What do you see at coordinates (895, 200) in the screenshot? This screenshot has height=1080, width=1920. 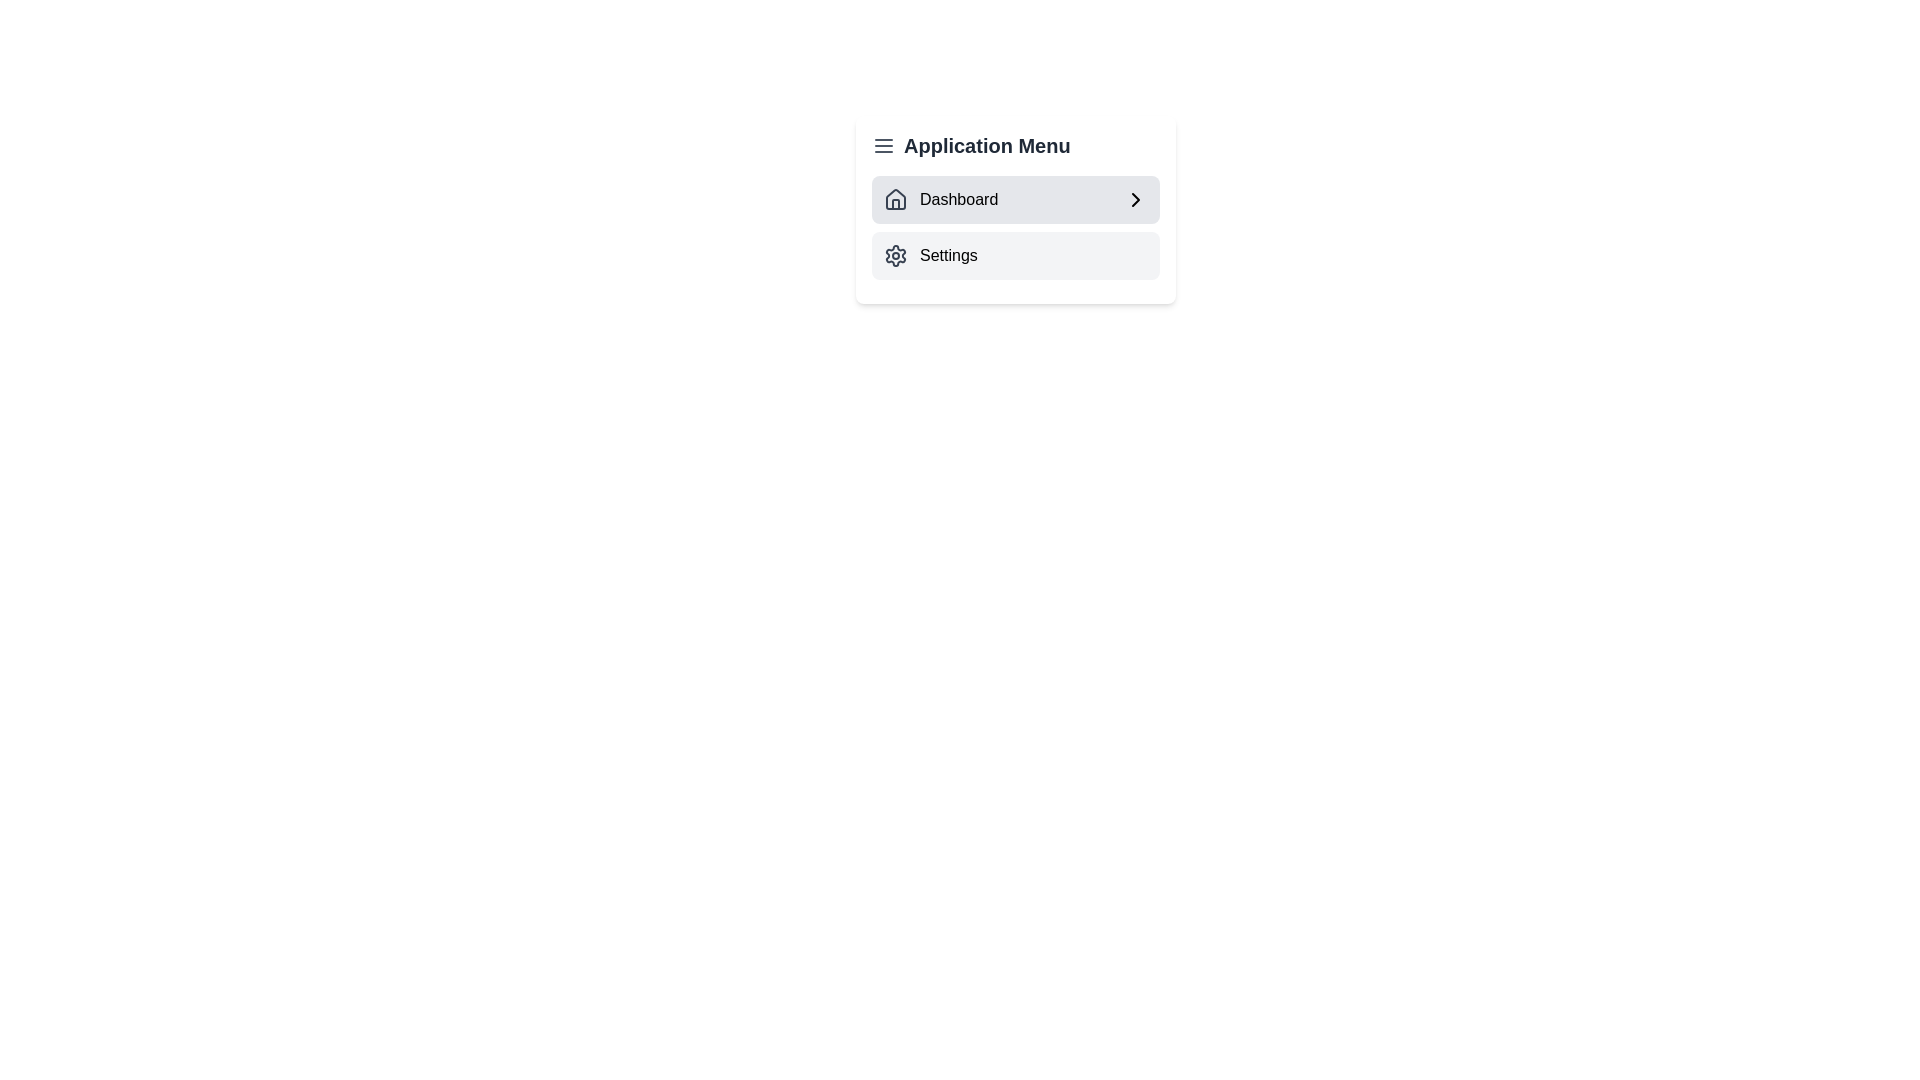 I see `the 'Dashboard' menu item by clicking on the house-shaped icon located at the start of the menu entry` at bounding box center [895, 200].